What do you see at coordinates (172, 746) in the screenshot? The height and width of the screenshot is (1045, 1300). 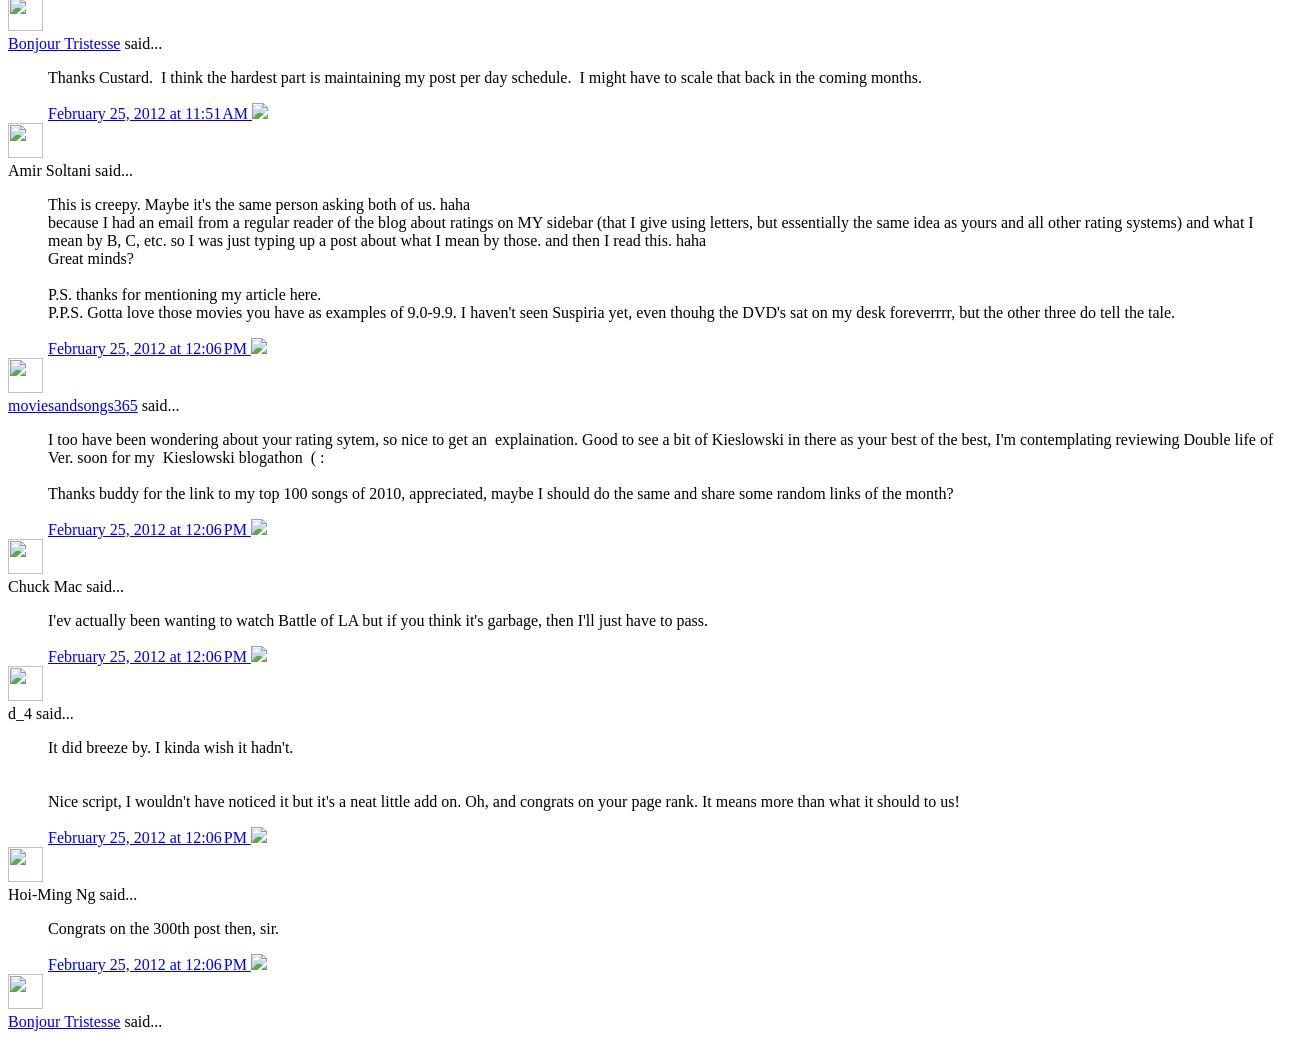 I see `'It did breeze by. I kinda wish it hadn't.'` at bounding box center [172, 746].